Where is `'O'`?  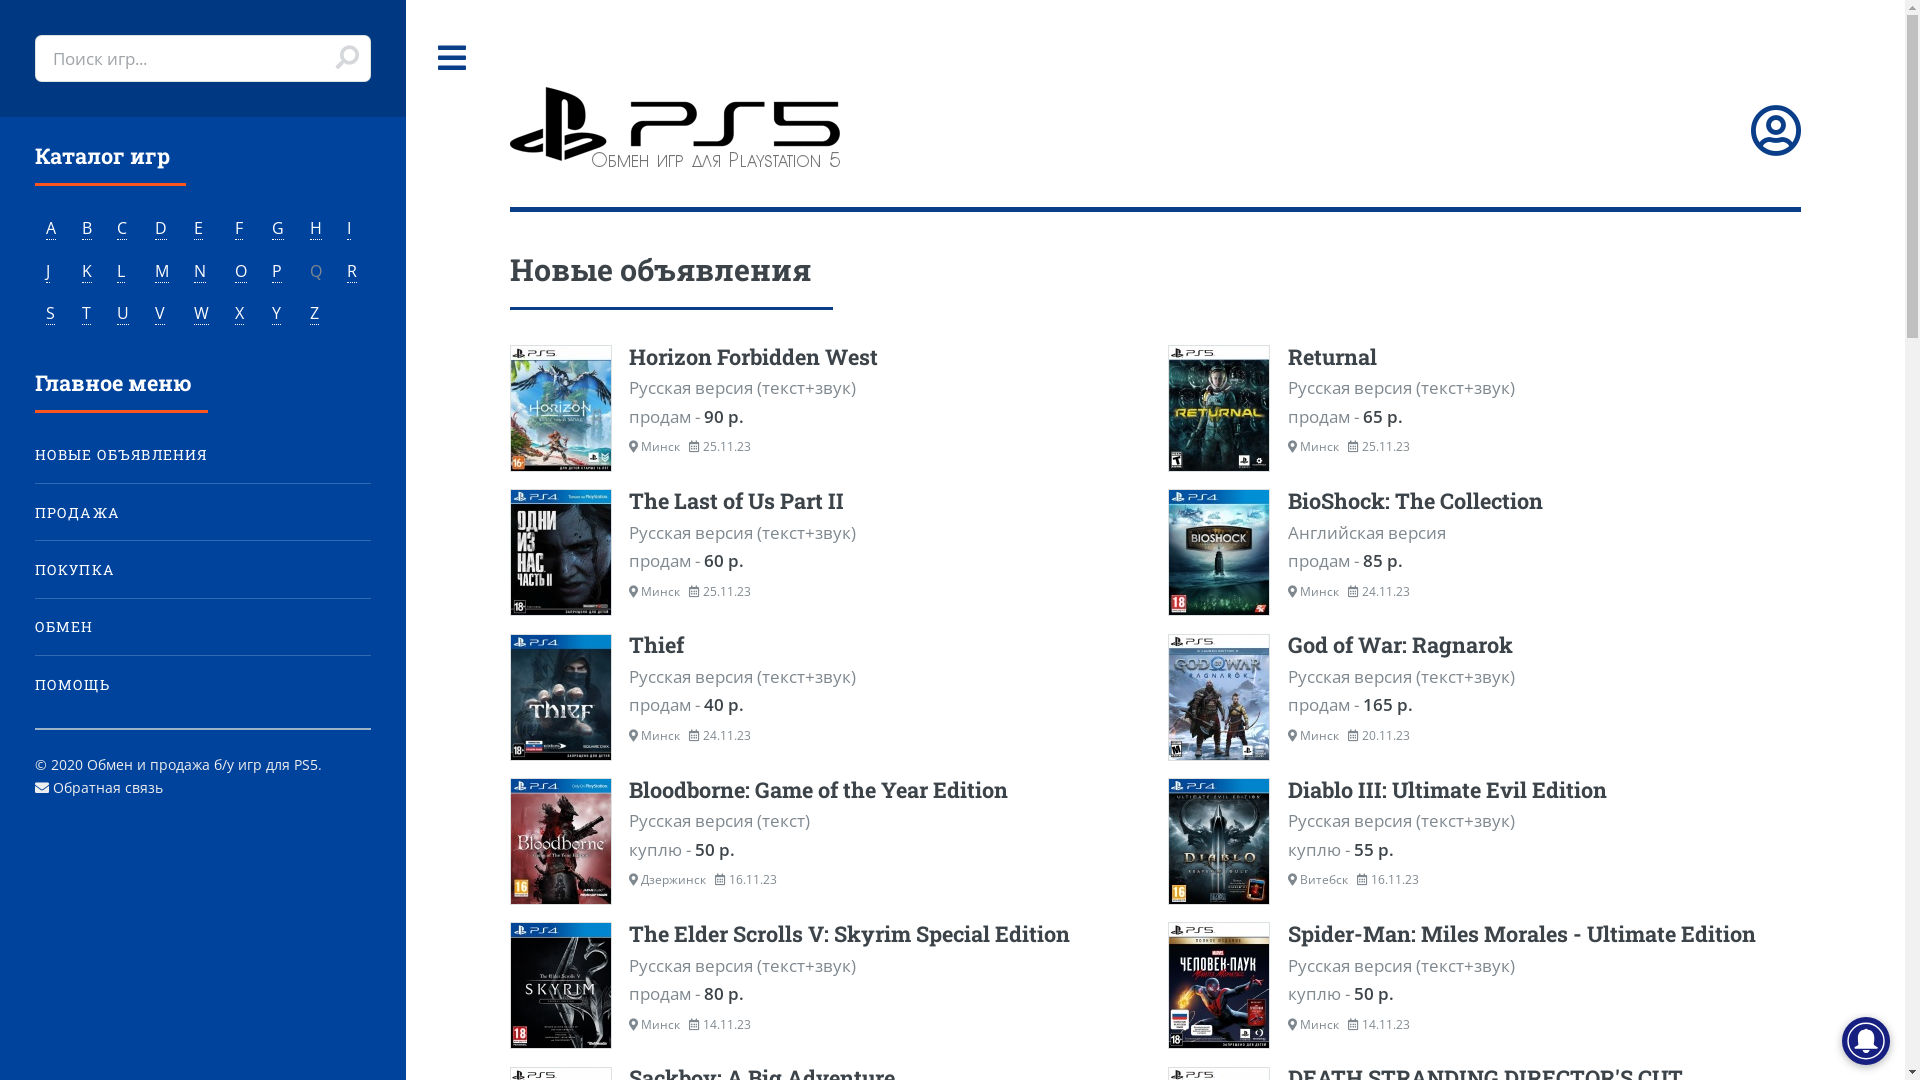 'O' is located at coordinates (240, 271).